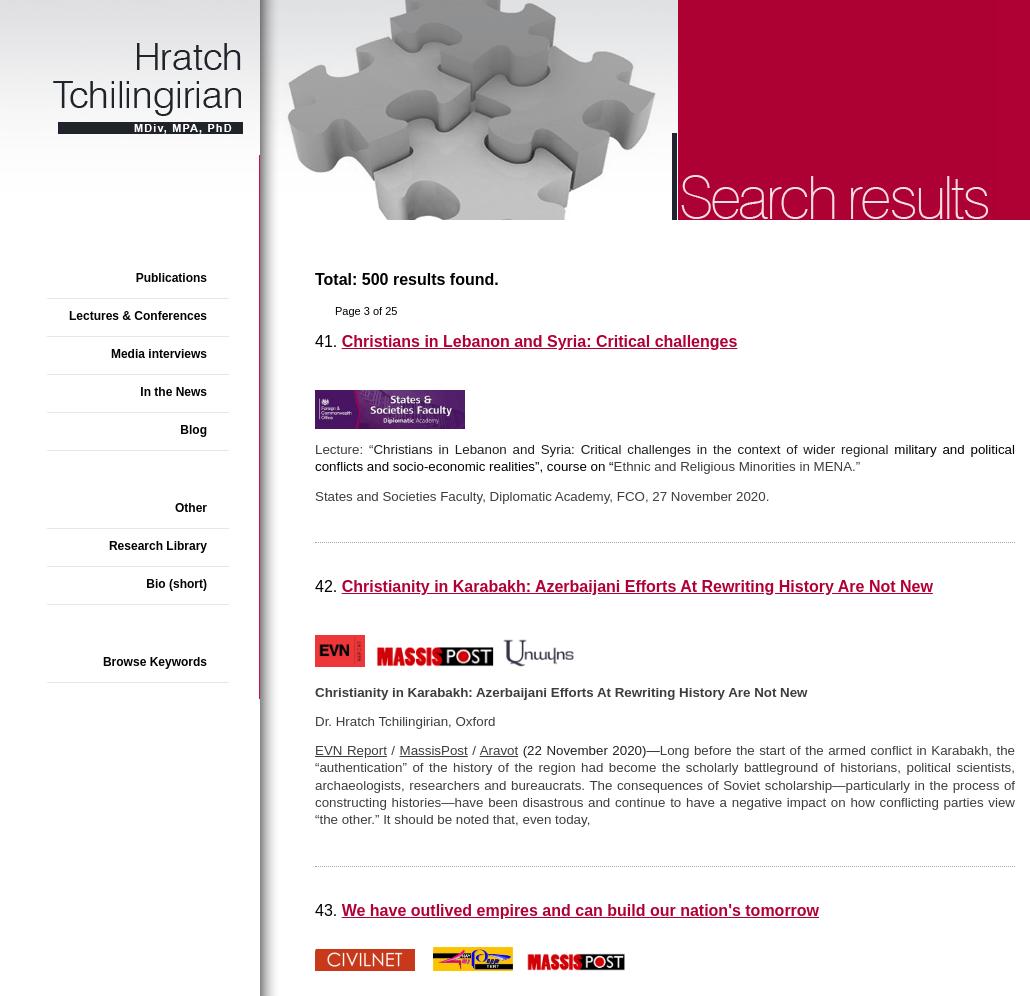 The width and height of the screenshot is (1030, 996). Describe the element at coordinates (176, 583) in the screenshot. I see `'Bio (short)'` at that location.